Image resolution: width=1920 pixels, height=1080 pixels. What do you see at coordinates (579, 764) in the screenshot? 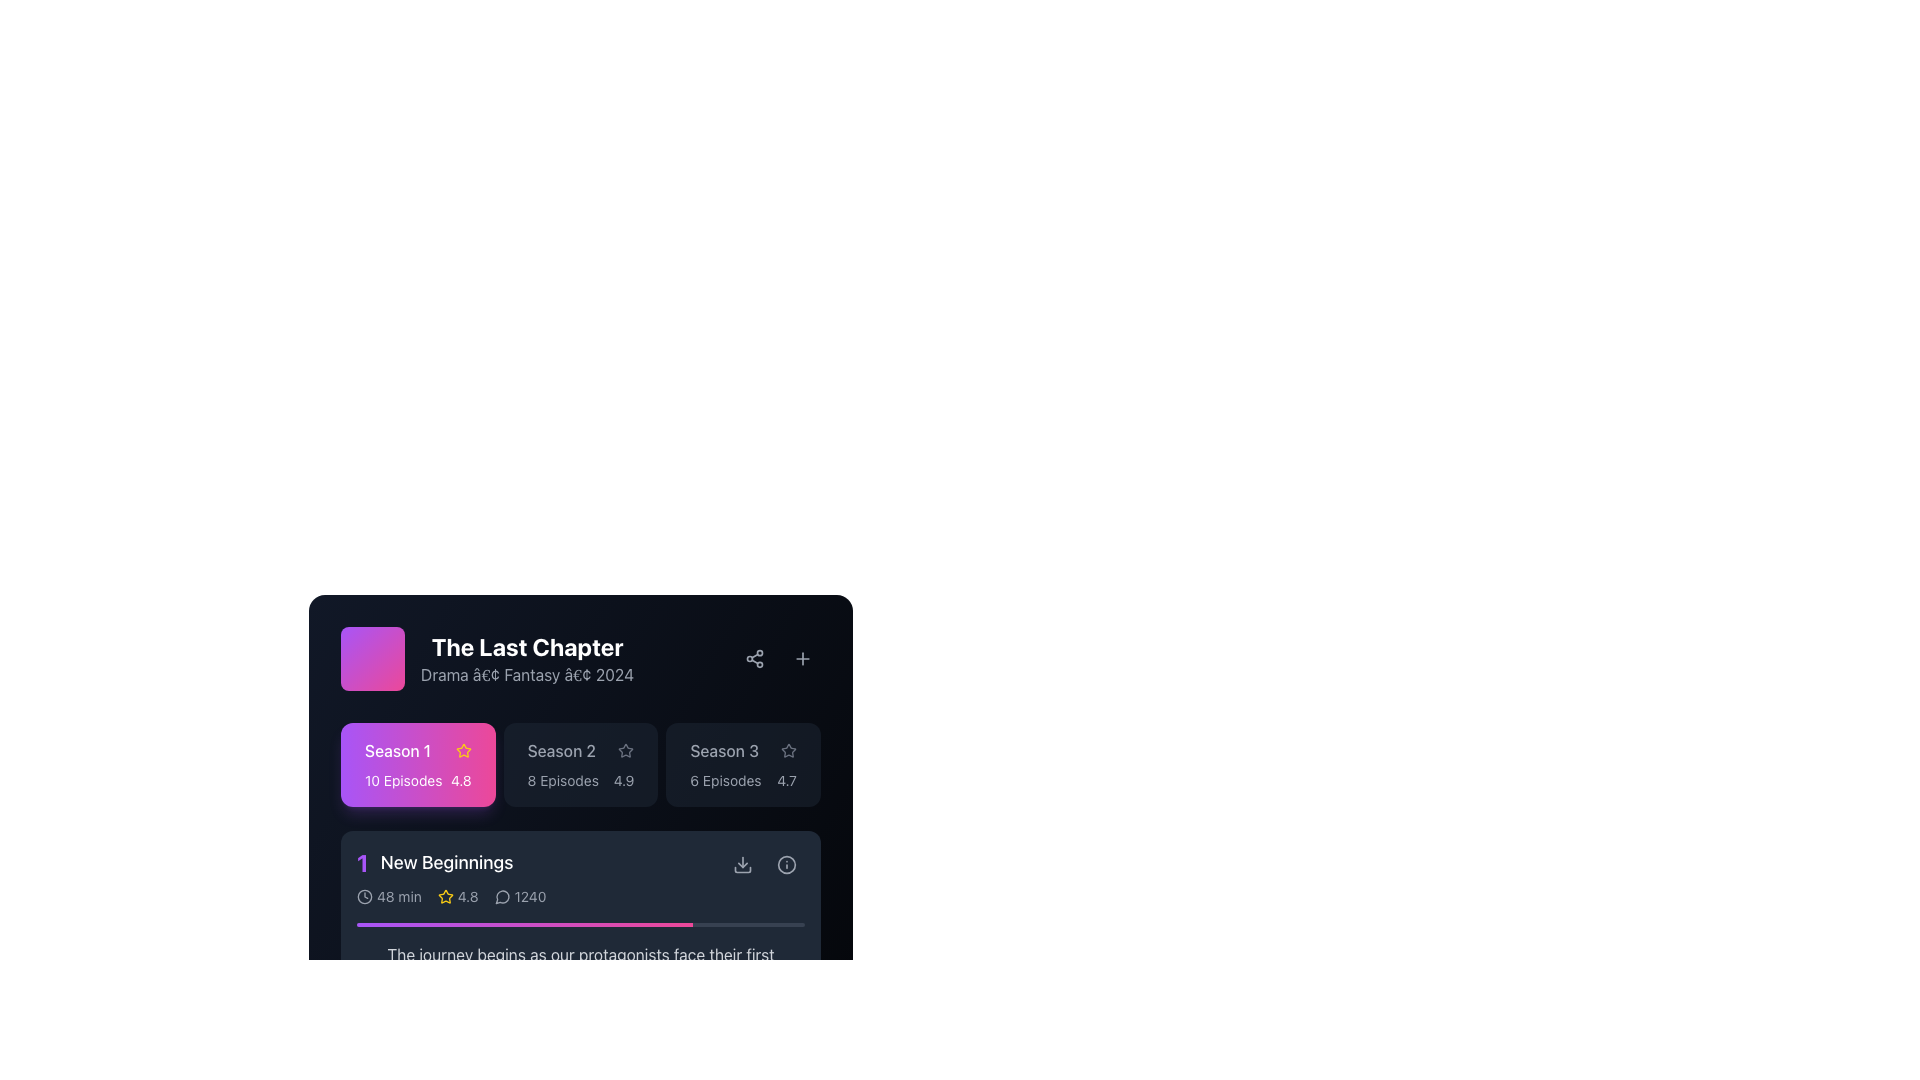
I see `the 'Season 2' selection button in the series overview interface to switch the displayed content to episodes and information related to Season 2` at bounding box center [579, 764].